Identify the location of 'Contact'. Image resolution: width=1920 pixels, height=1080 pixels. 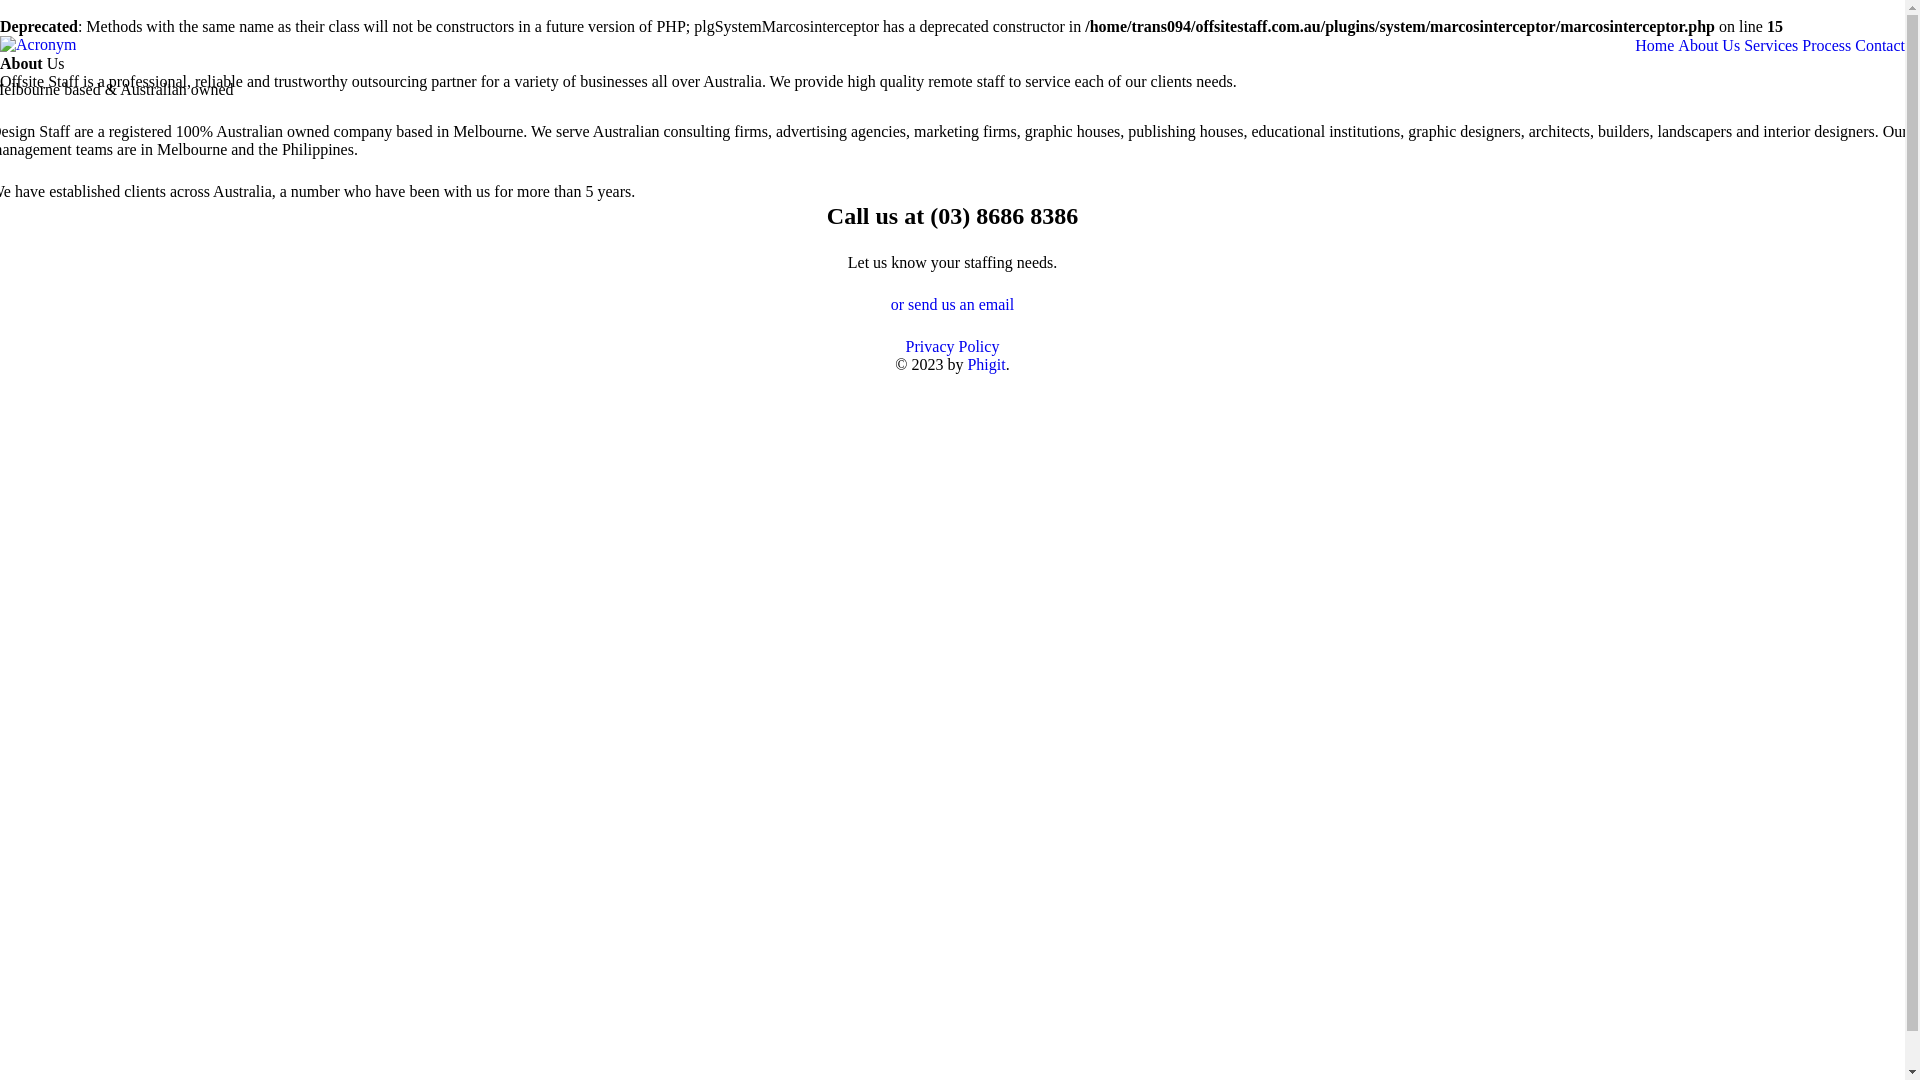
(1879, 45).